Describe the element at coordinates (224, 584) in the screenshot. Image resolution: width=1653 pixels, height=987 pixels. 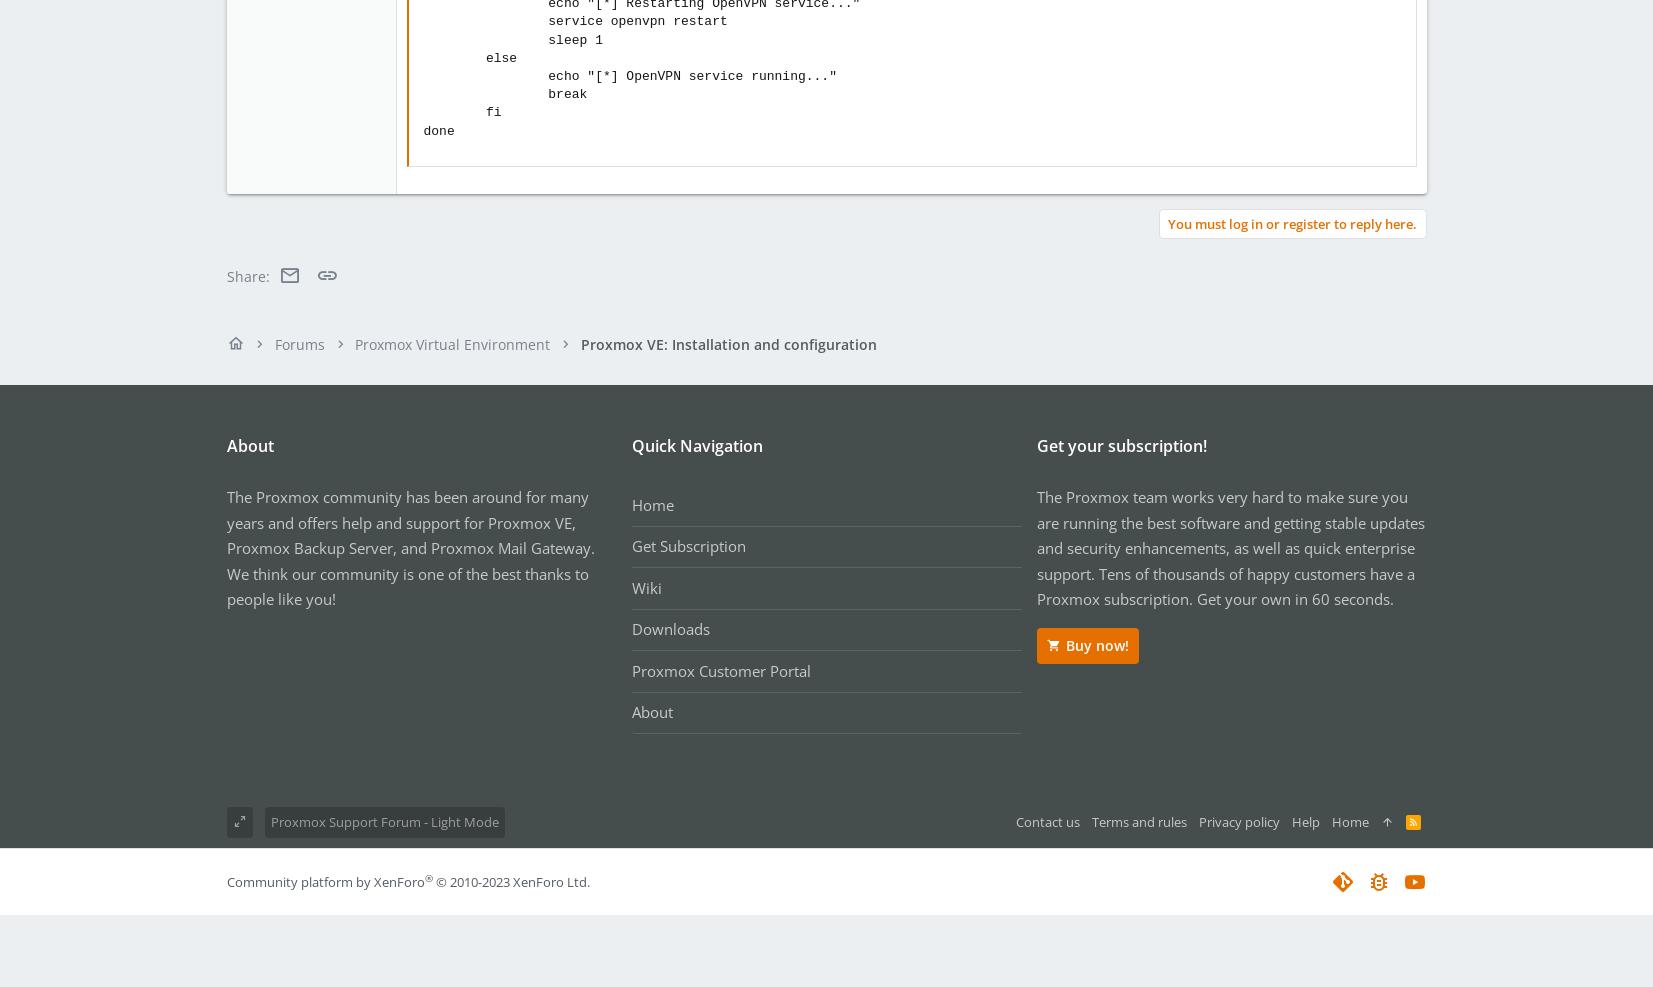
I see `'We think our community is one of the best thanks to people like you!'` at that location.